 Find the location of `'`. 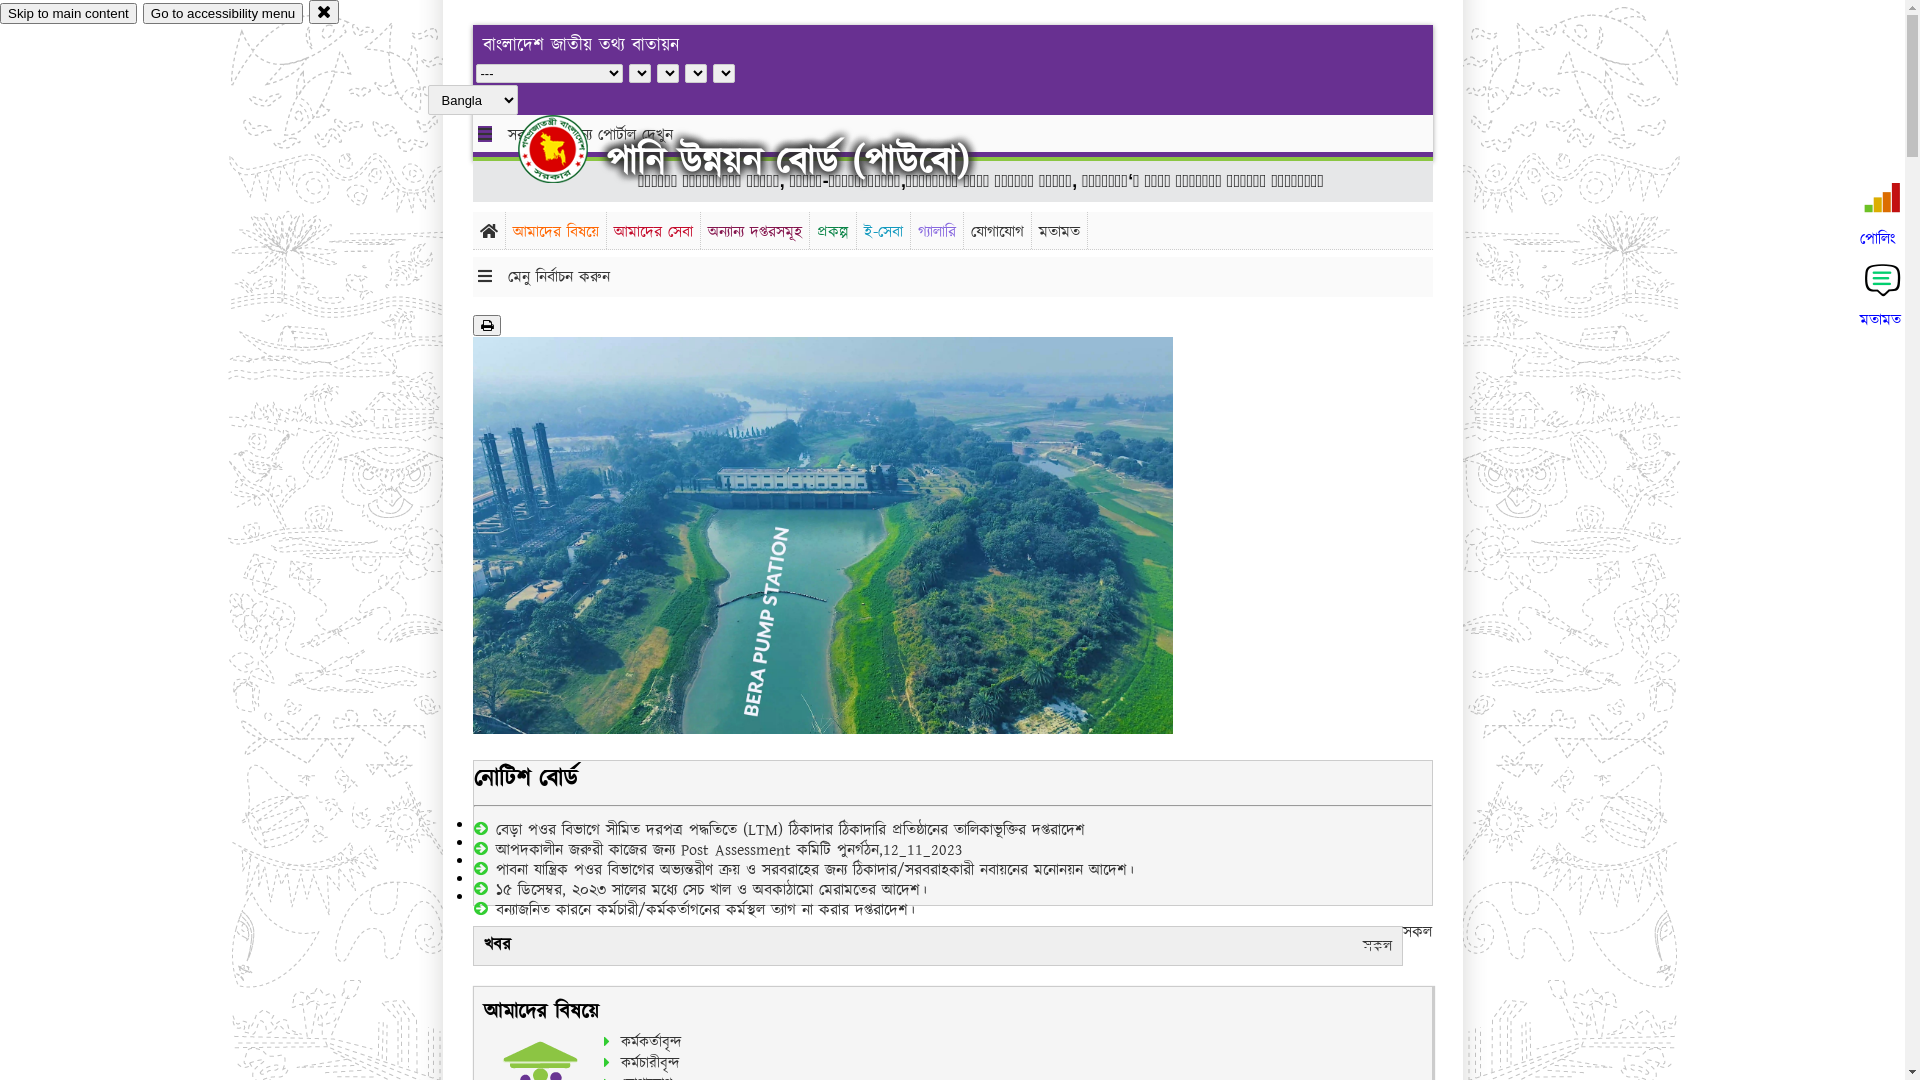

' is located at coordinates (518, 148).